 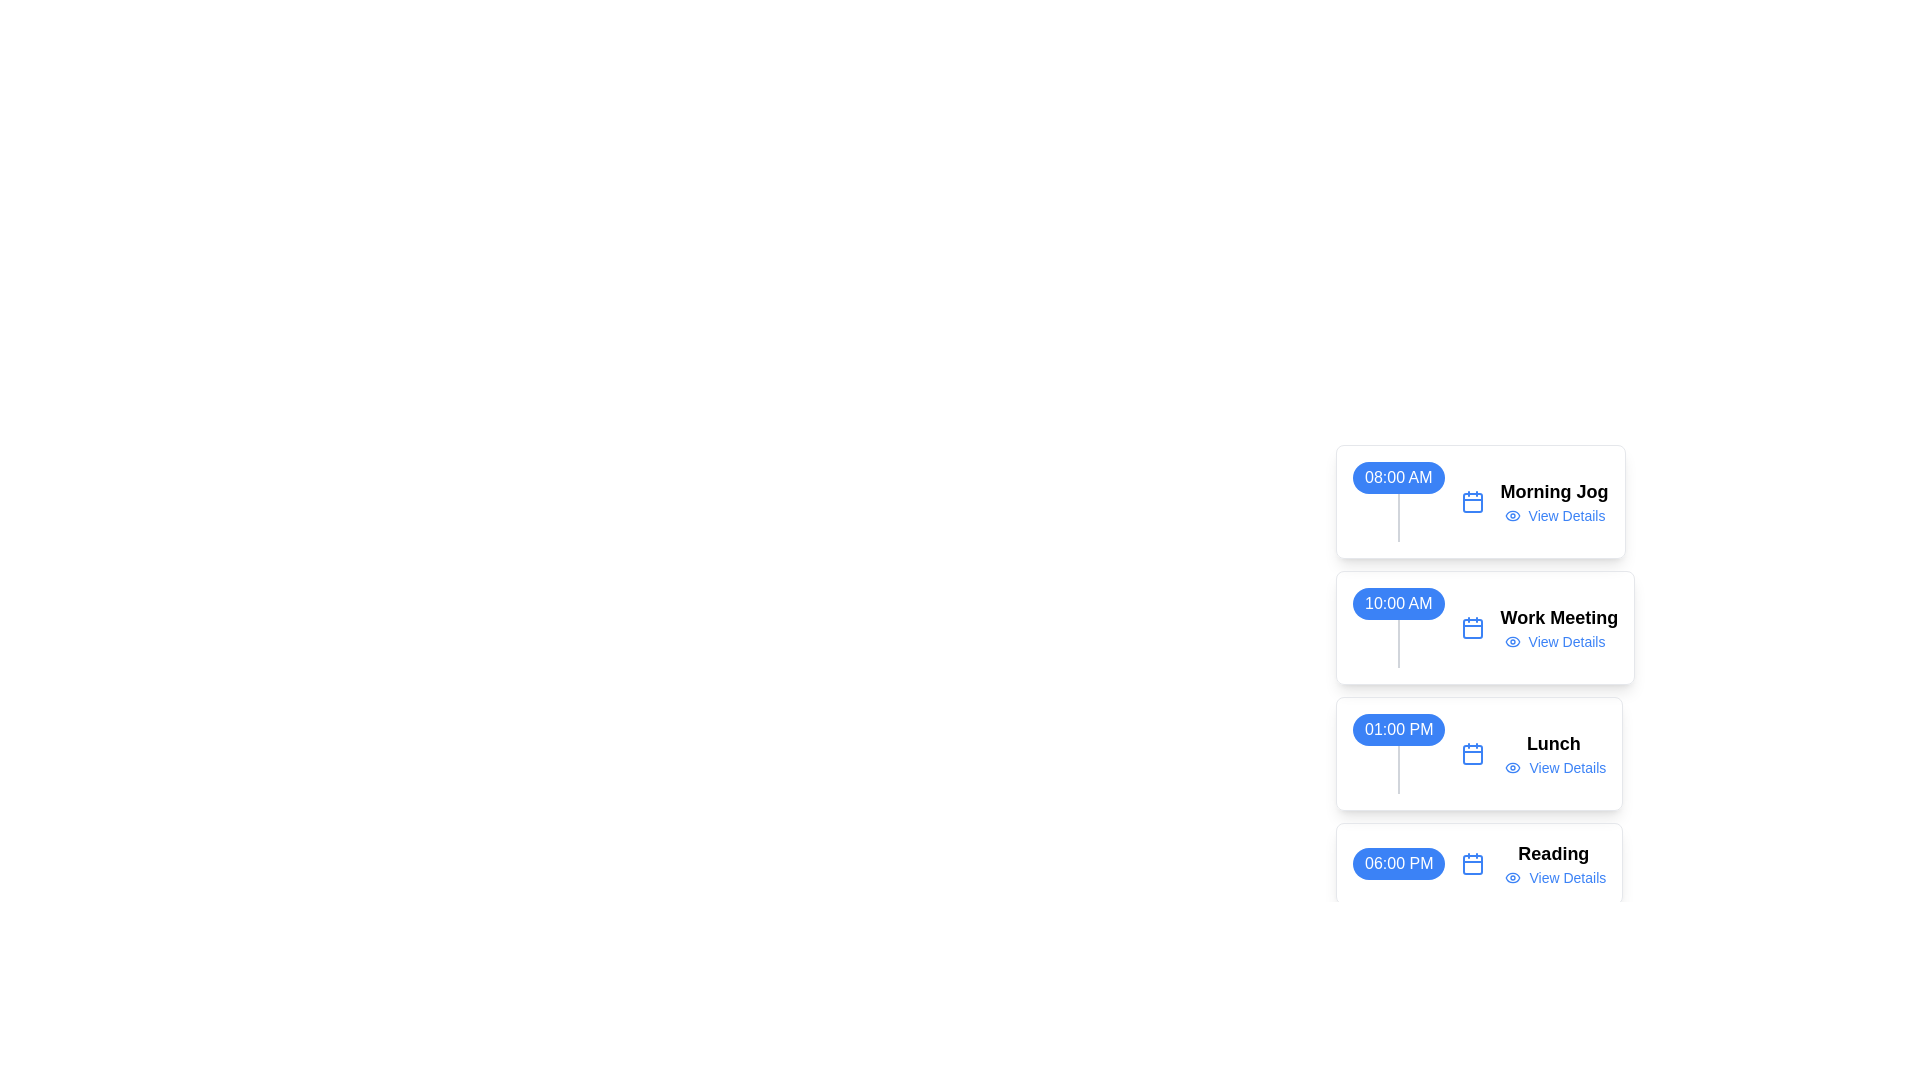 I want to click on 'Morning Jog' text for event identification from the Composite element located in the '08:00 AM' event block, aligned towards the right side, next to a calendar icon, so click(x=1553, y=500).